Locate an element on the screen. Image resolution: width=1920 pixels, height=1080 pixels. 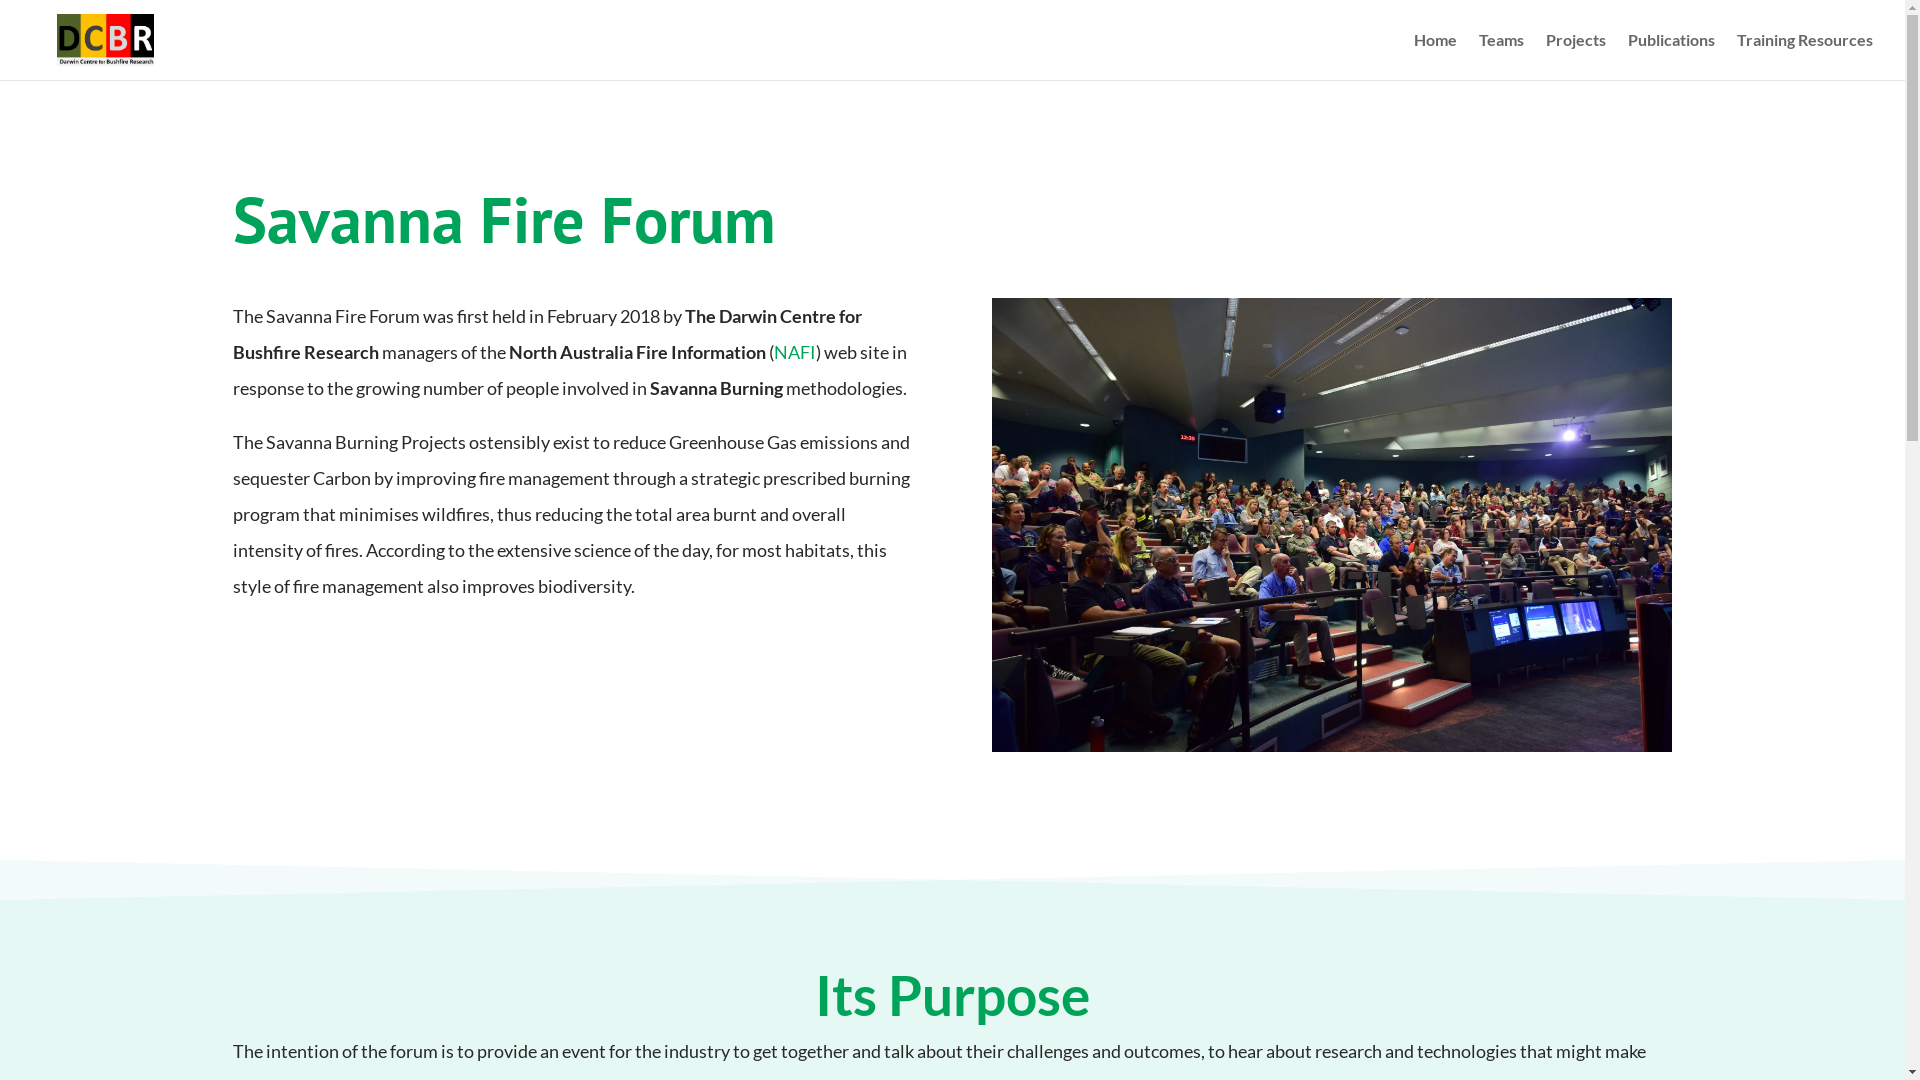
'Publications' is located at coordinates (1671, 55).